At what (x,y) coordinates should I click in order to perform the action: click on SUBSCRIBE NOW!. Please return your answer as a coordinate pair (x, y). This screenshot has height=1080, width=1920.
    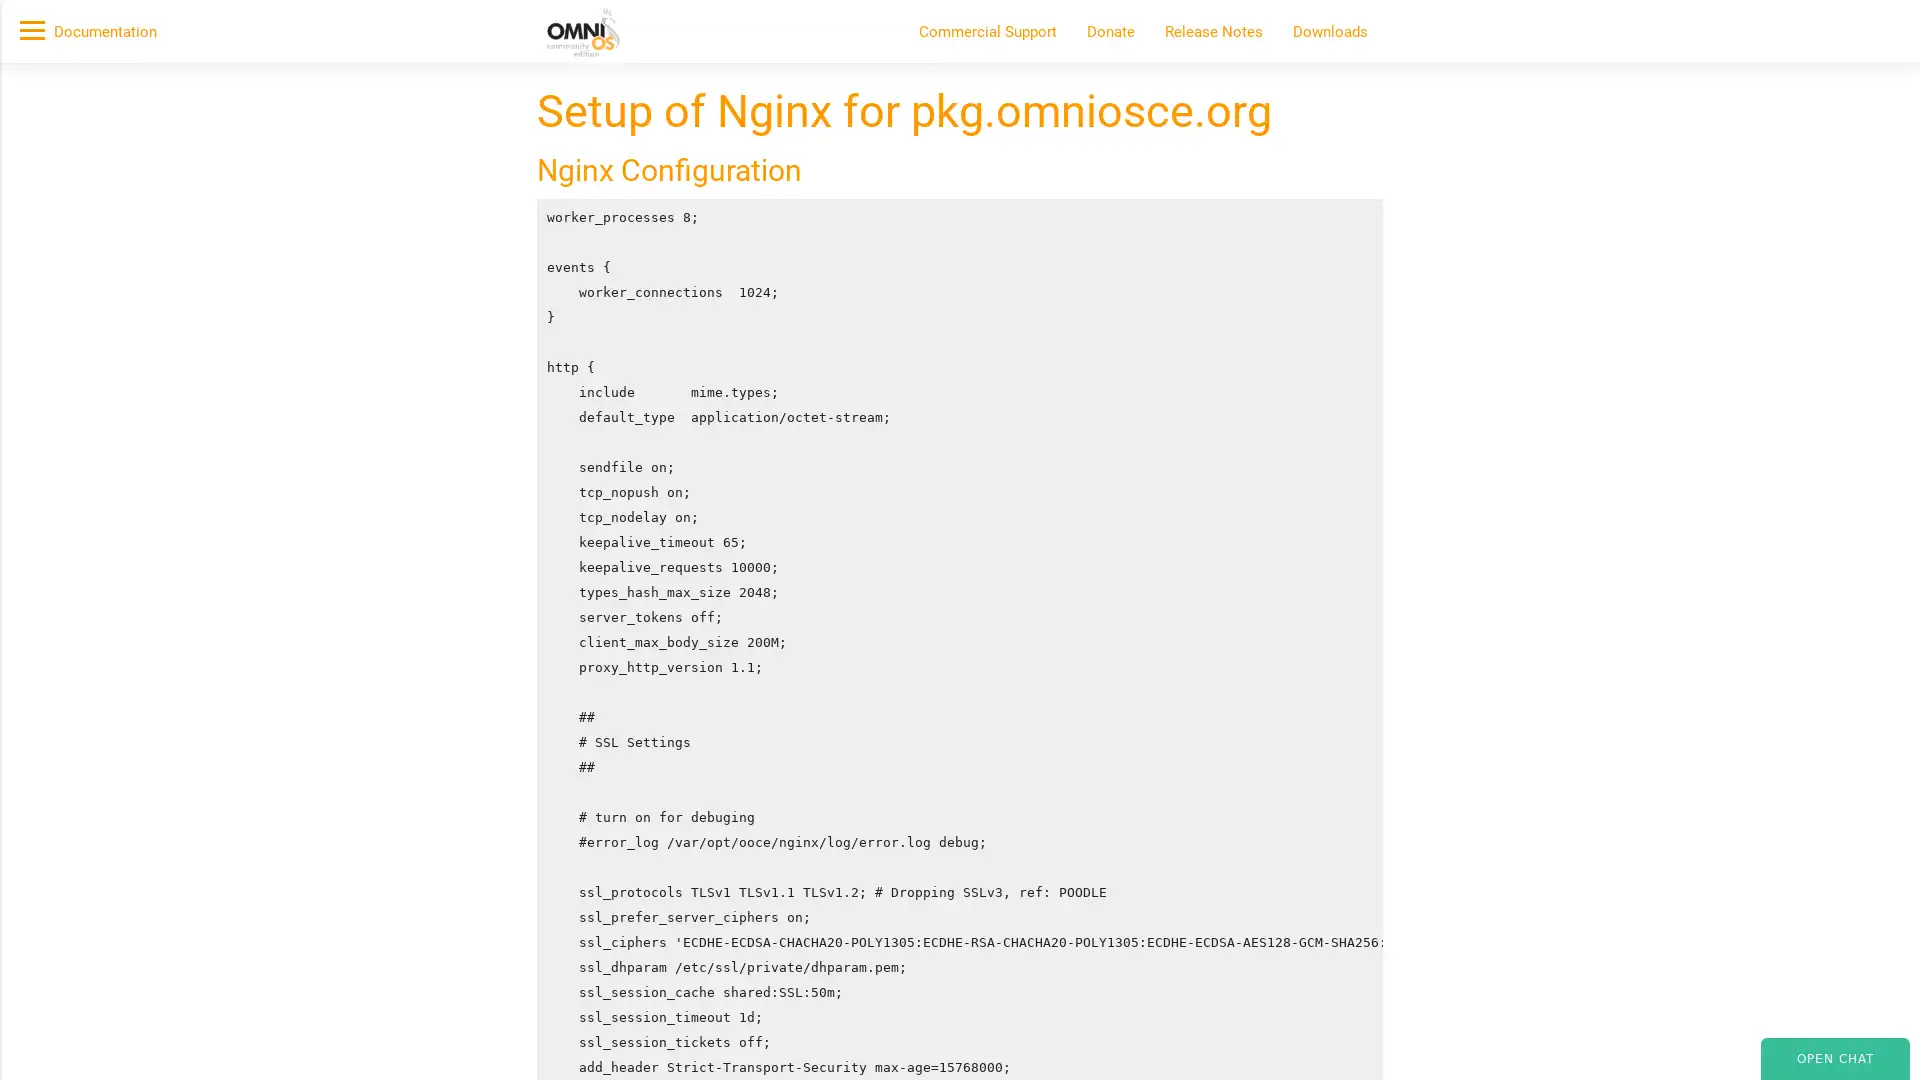
    Looking at the image, I should click on (549, 226).